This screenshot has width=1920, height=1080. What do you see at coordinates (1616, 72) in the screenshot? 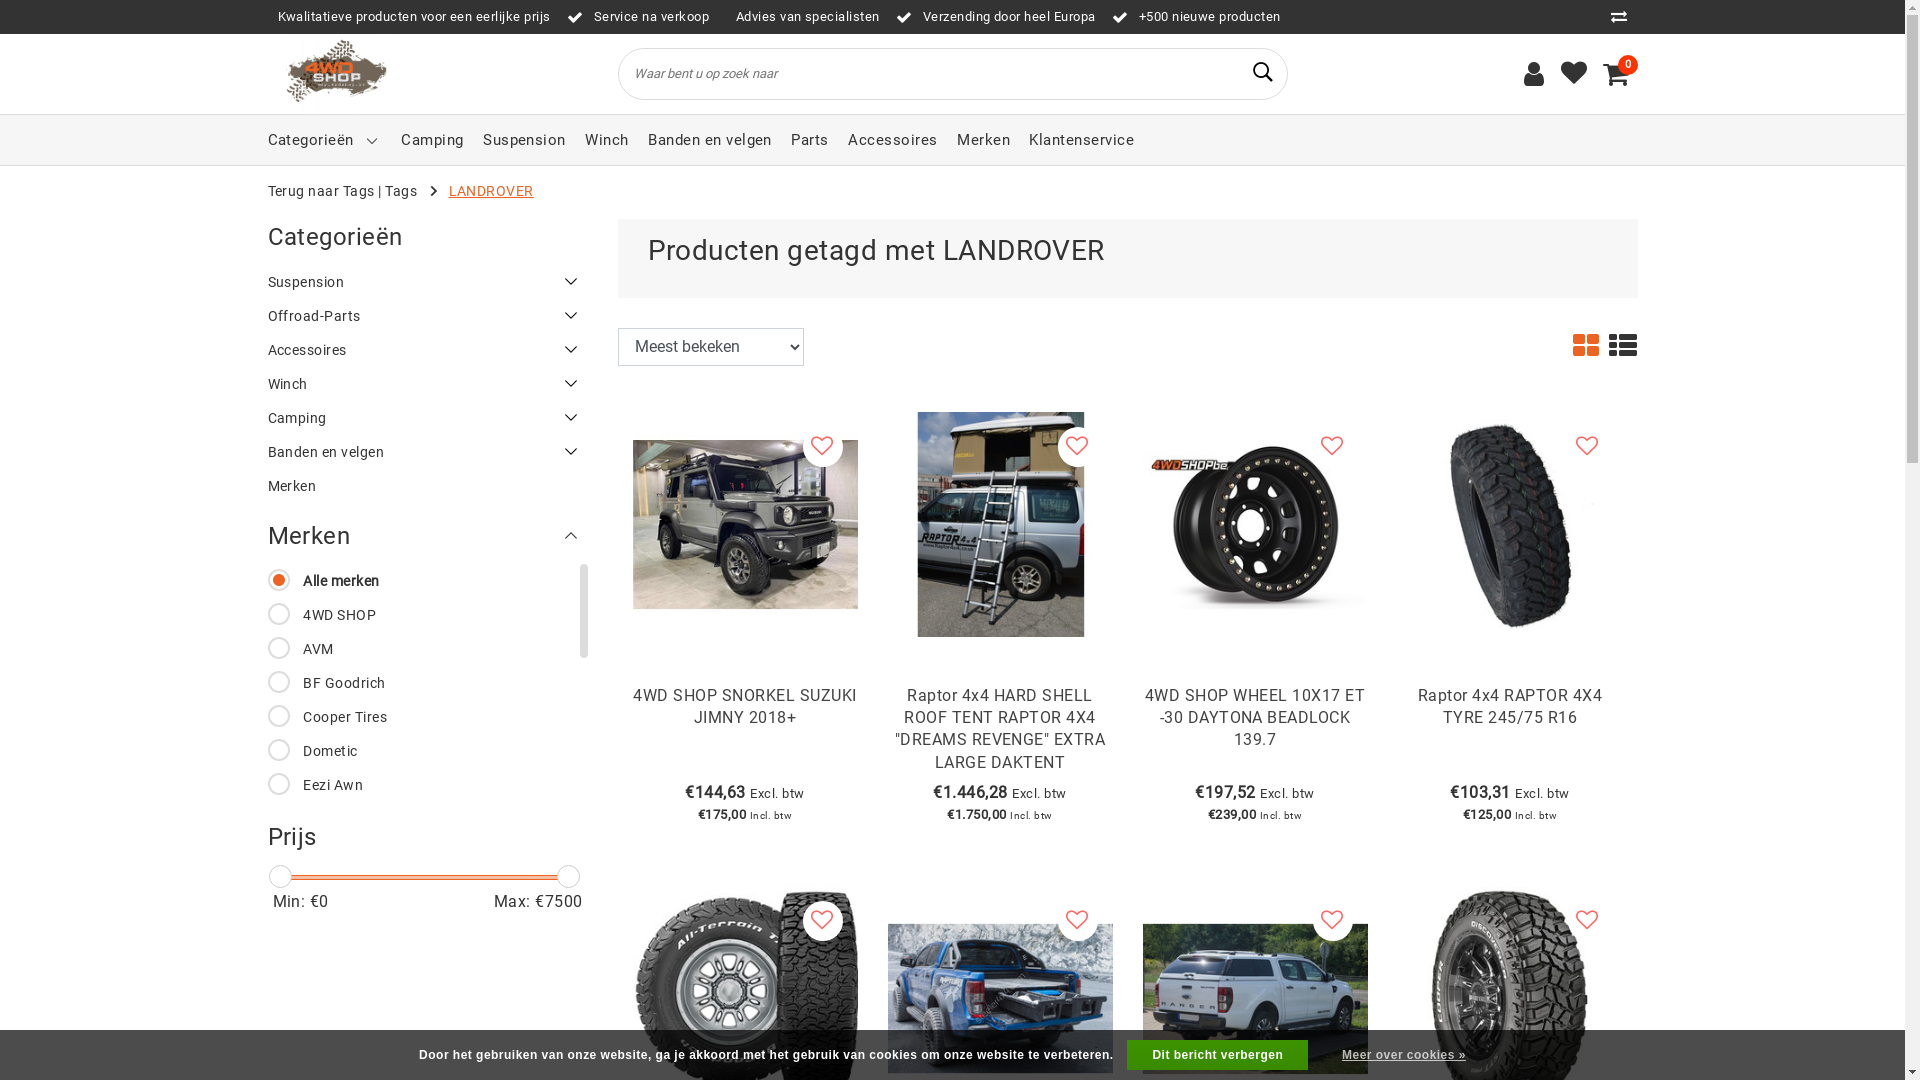
I see `'0'` at bounding box center [1616, 72].